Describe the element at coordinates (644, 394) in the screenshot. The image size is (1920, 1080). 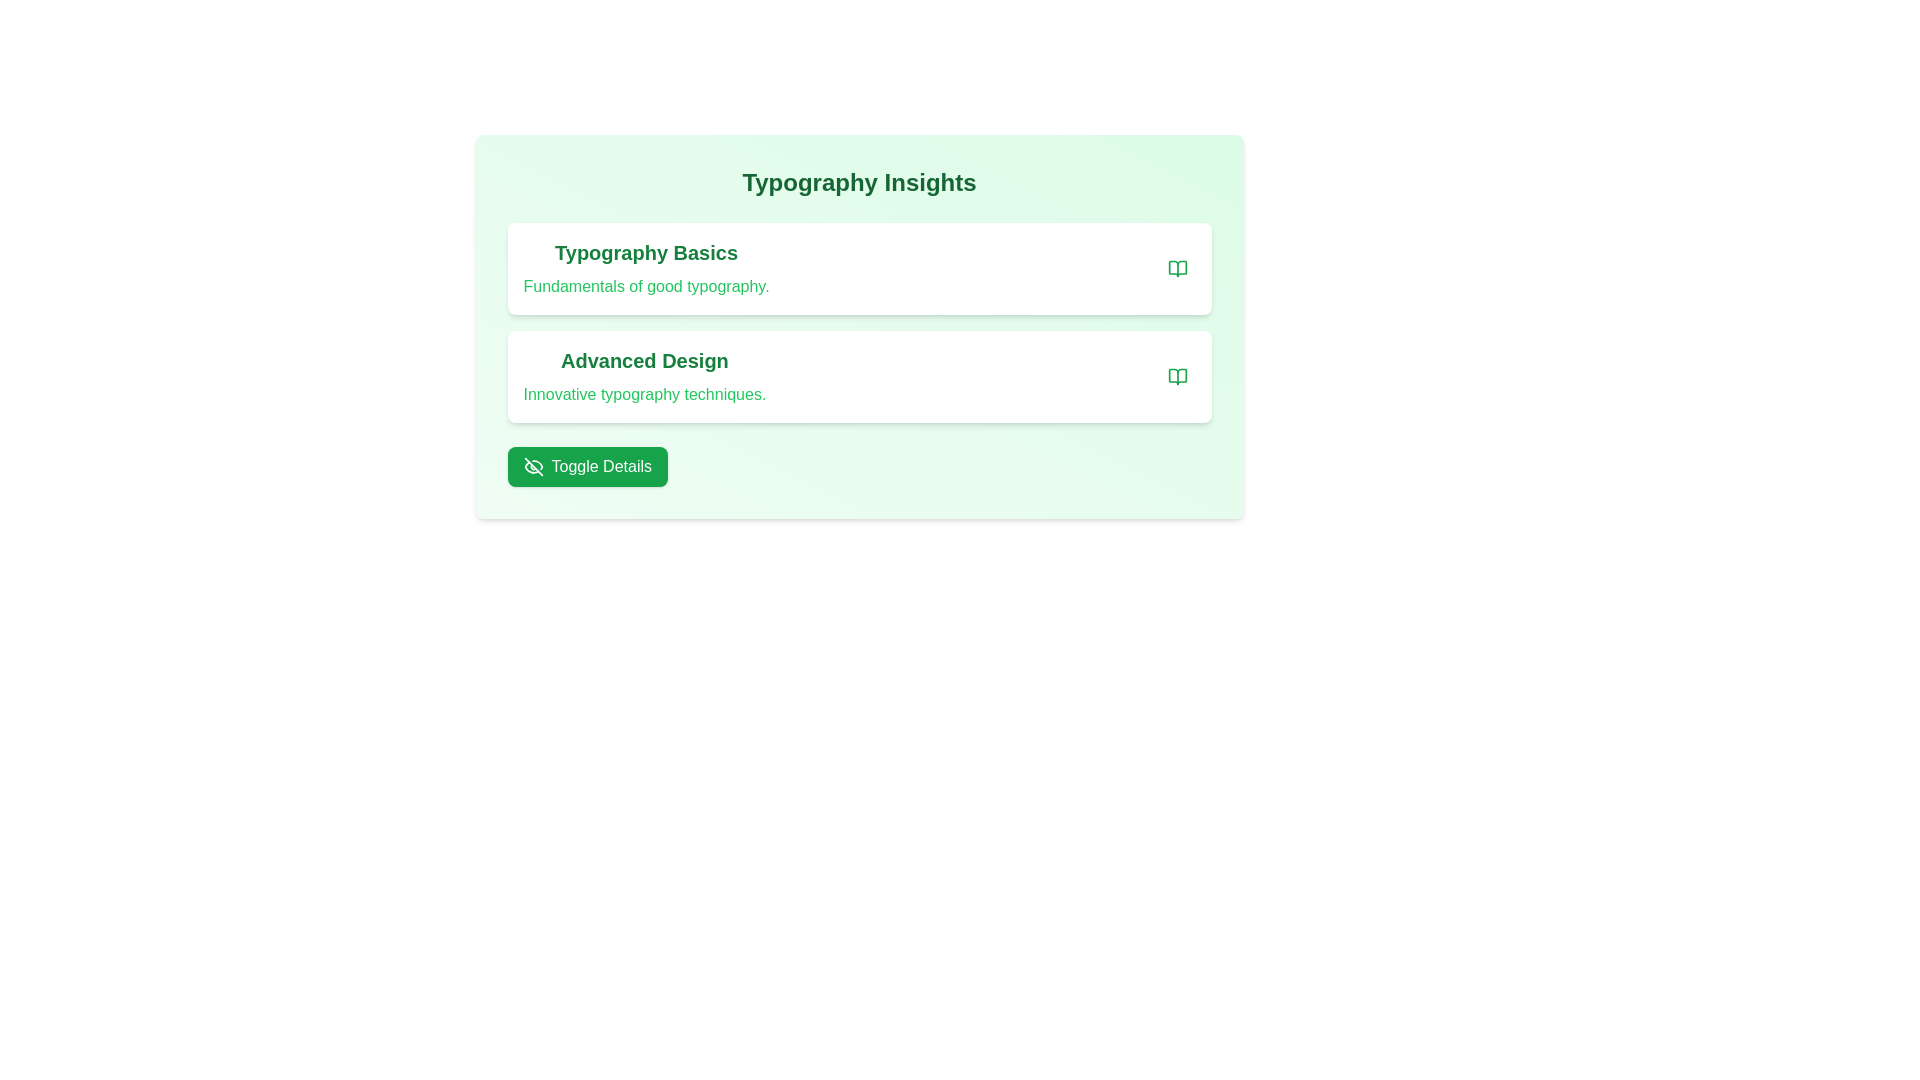
I see `the descriptive text label located below the 'Advanced Design' title in the 'Typography Insights' panel` at that location.